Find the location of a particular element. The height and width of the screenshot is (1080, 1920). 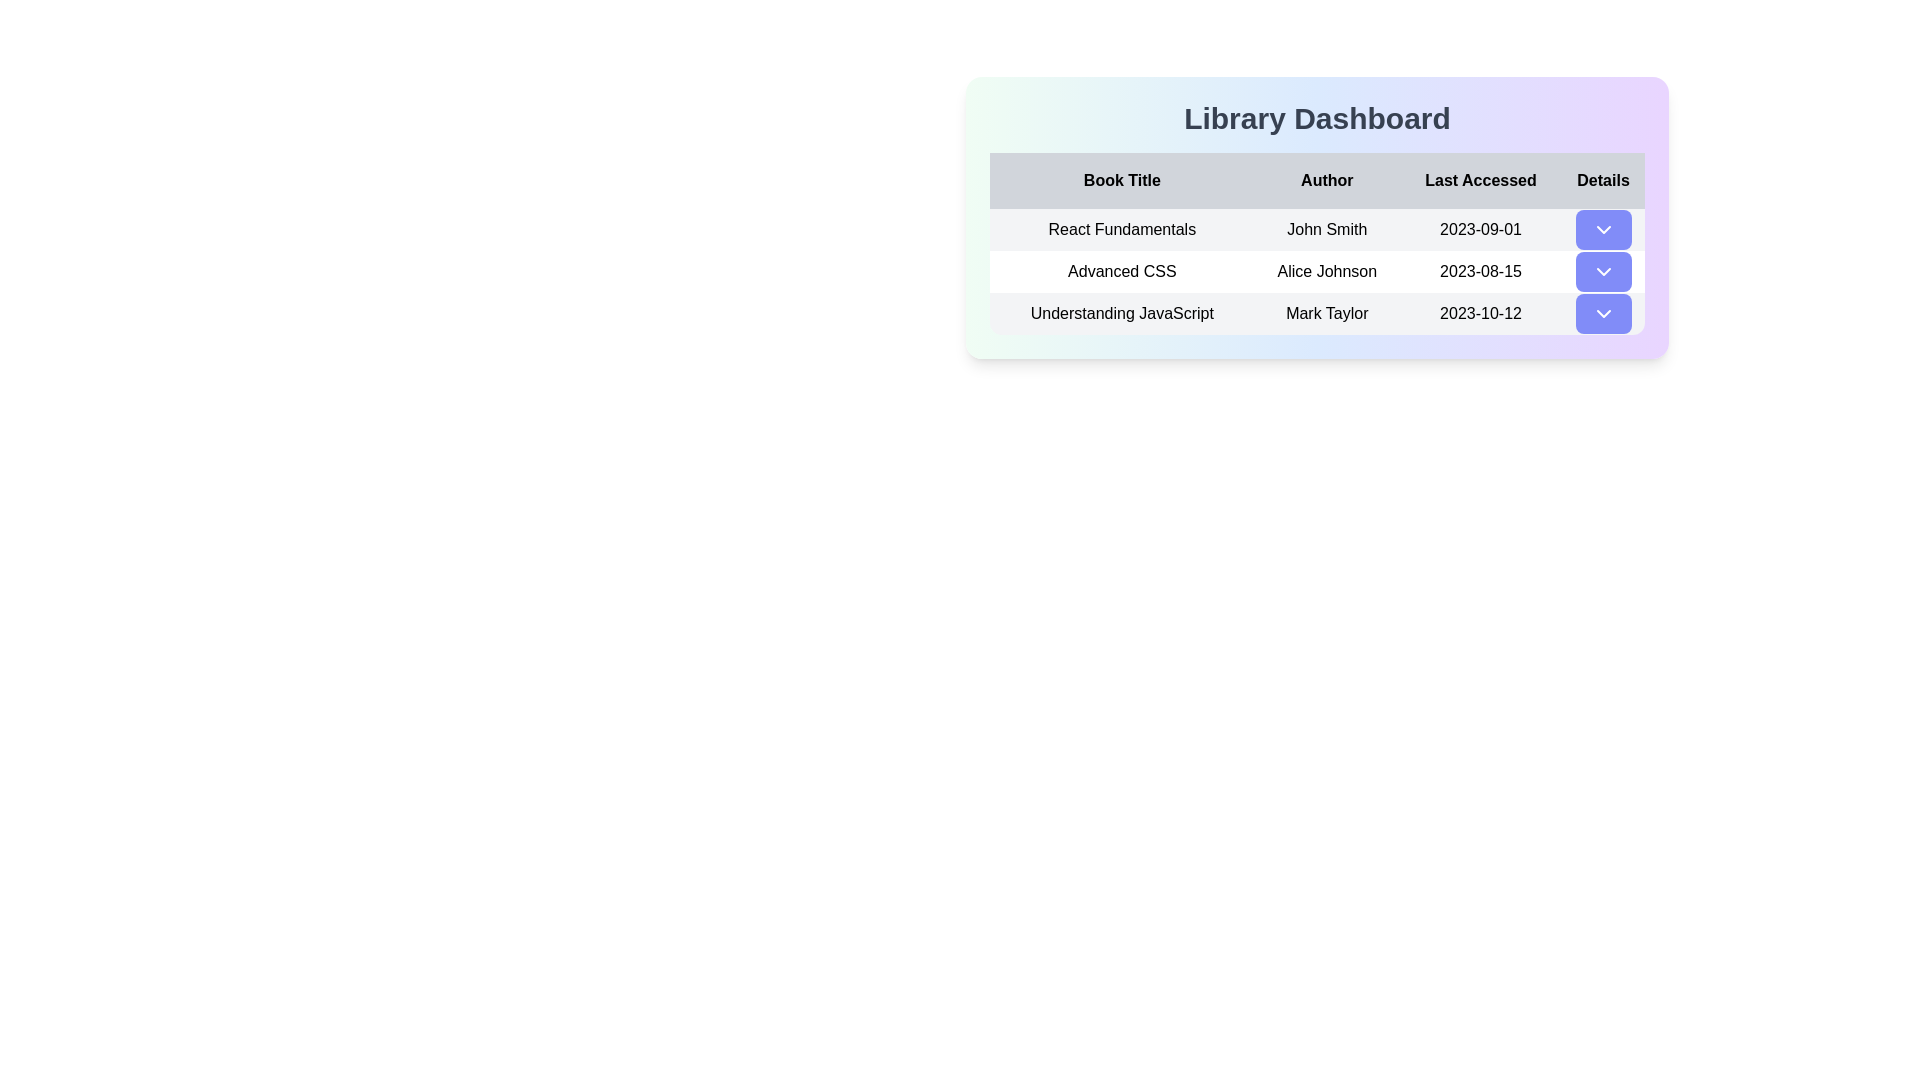

the text label containing 'John Smith' in the Author column of the library dashboard table is located at coordinates (1327, 229).